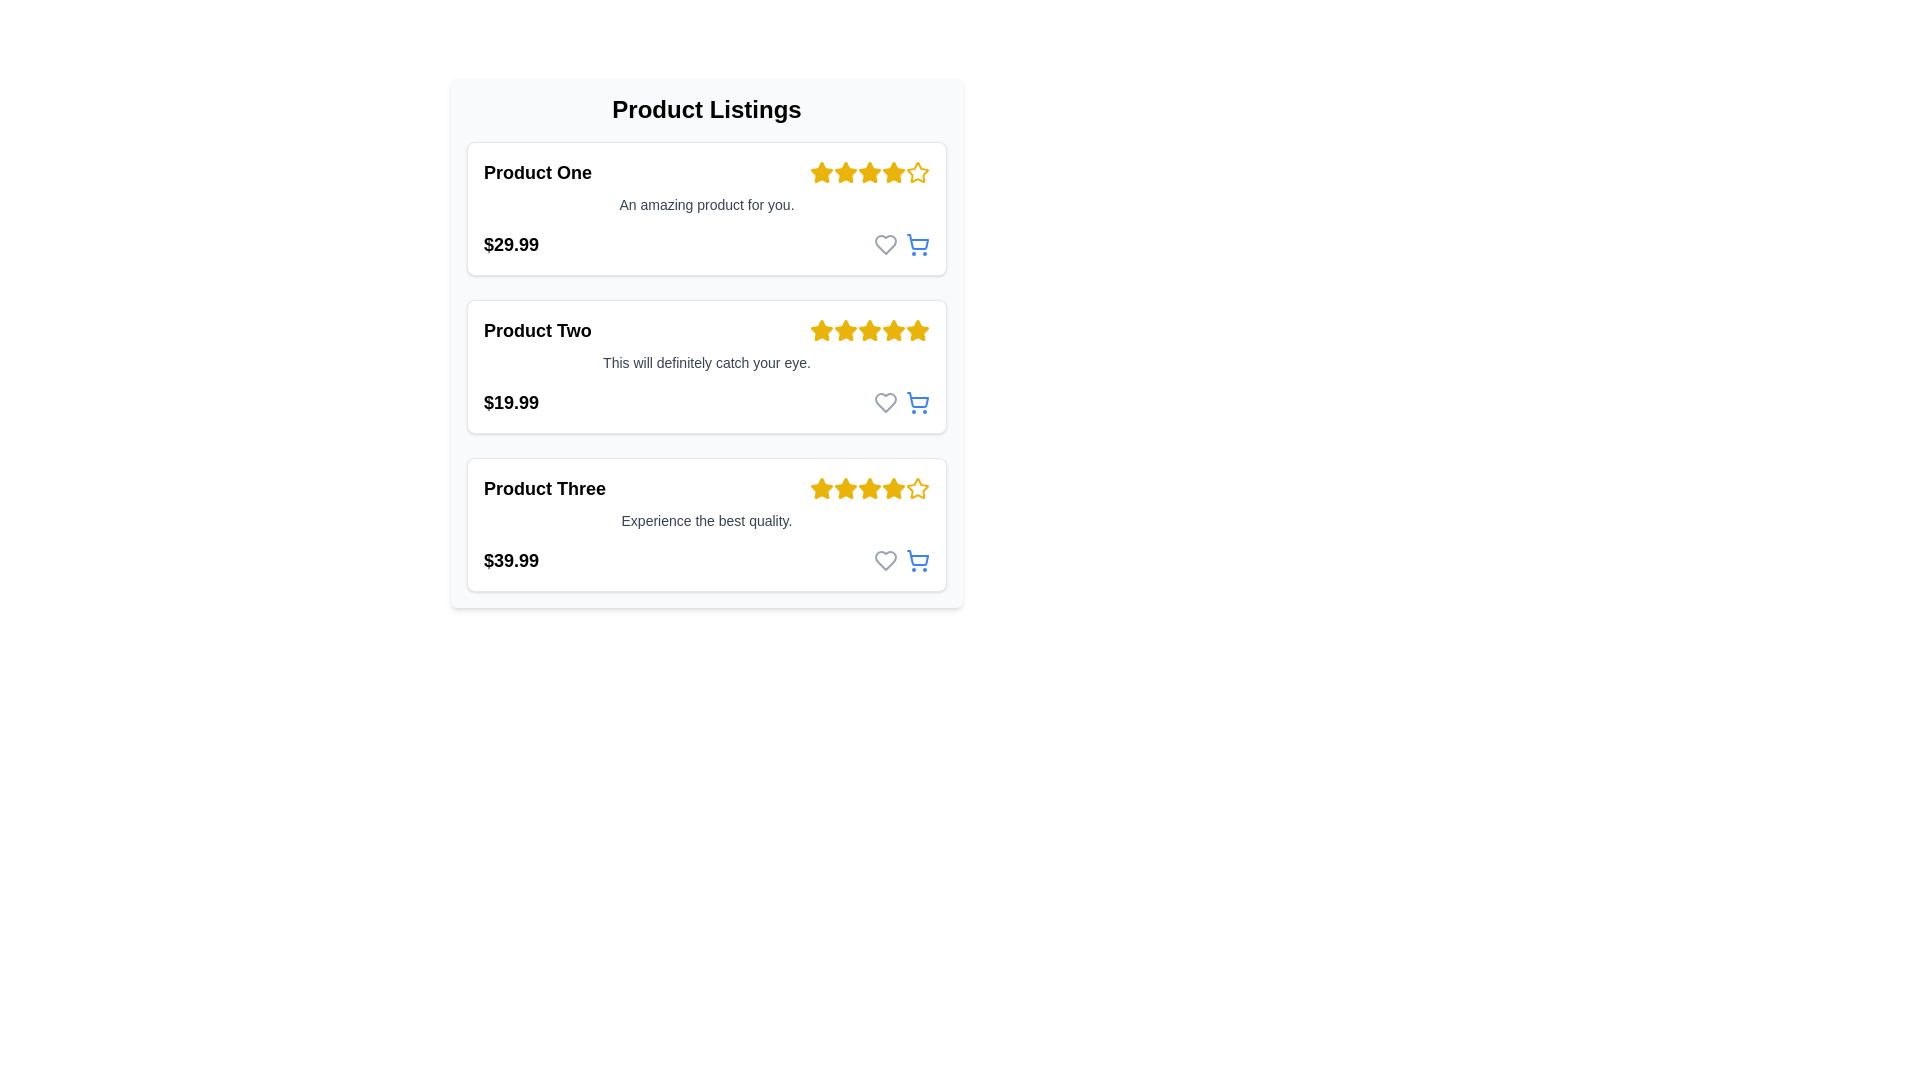 Image resolution: width=1920 pixels, height=1080 pixels. What do you see at coordinates (892, 172) in the screenshot?
I see `the sixth yellow star-shaped icon representing the rating for 'Product One' to interact with the rating feature` at bounding box center [892, 172].